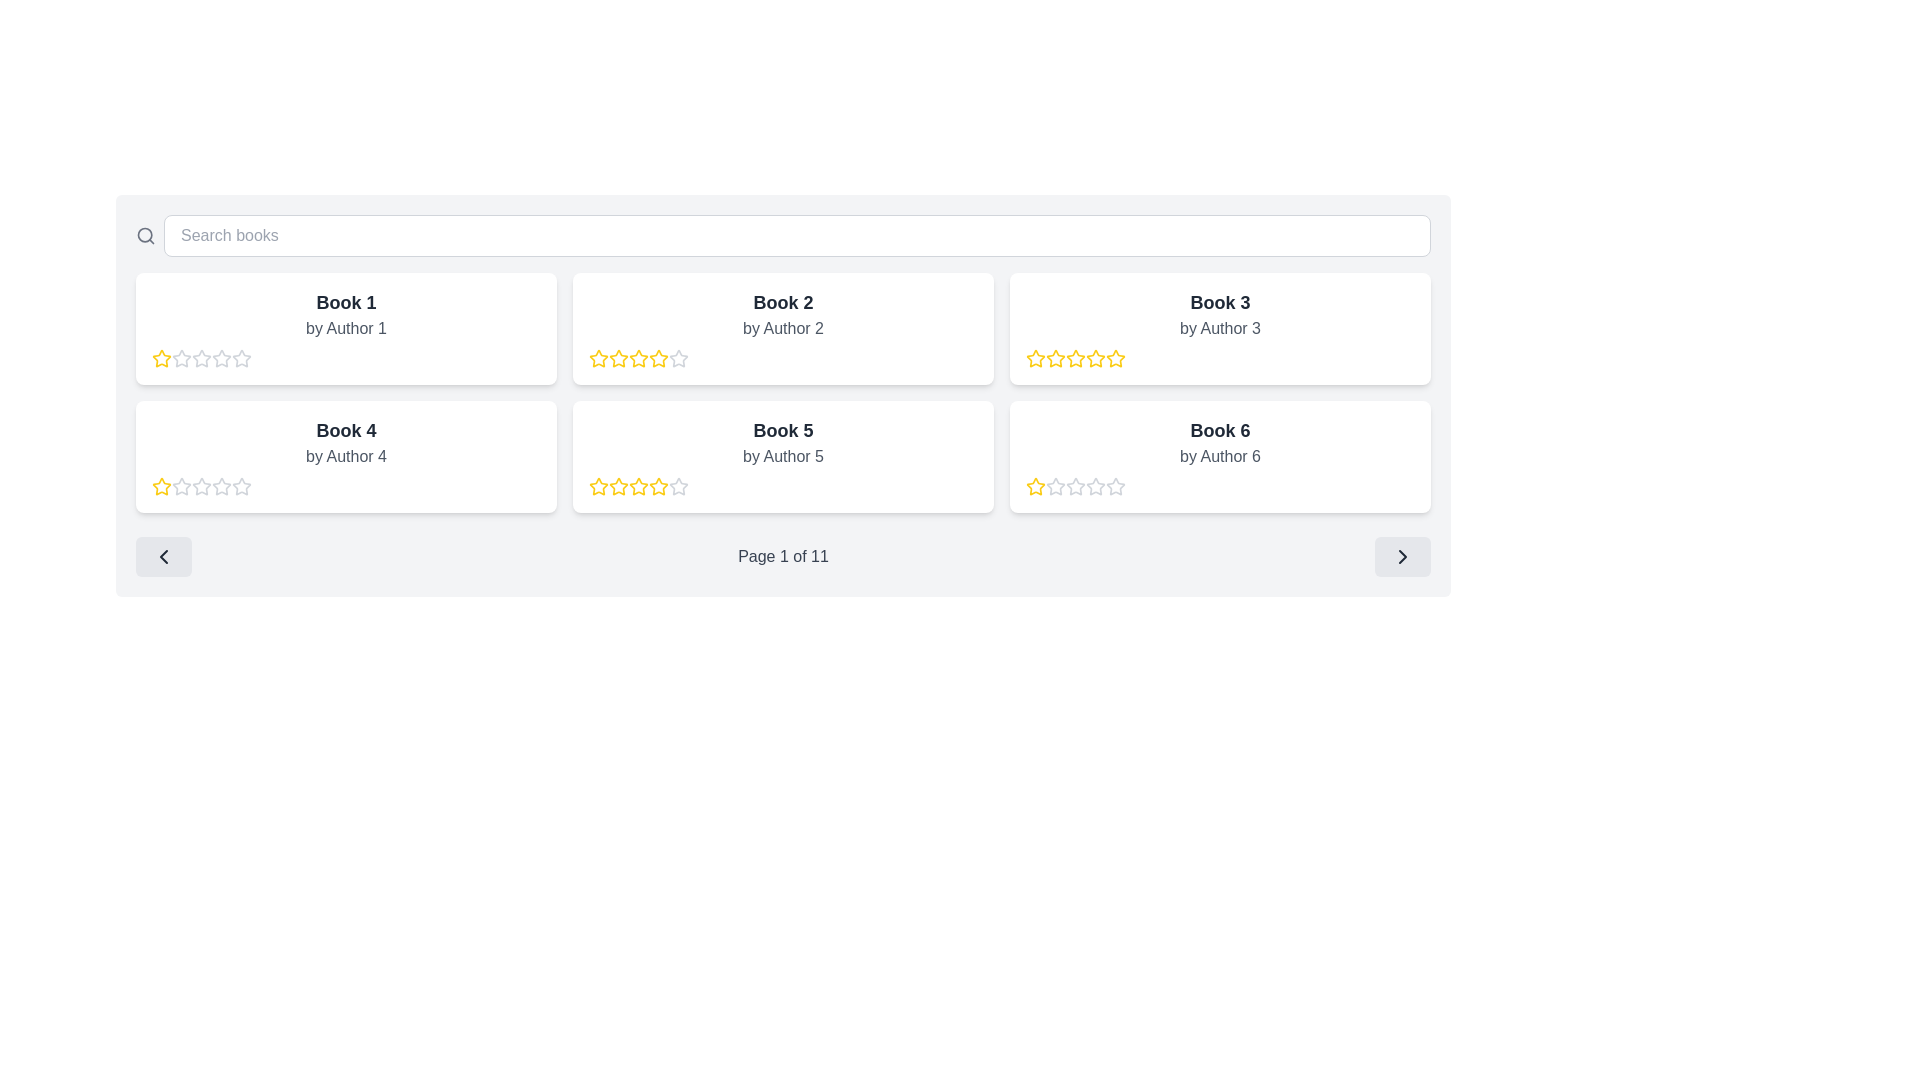 The image size is (1920, 1080). Describe the element at coordinates (1115, 486) in the screenshot. I see `the second star icon in the 5-star rating system for 'Book 6' by Author 6` at that location.